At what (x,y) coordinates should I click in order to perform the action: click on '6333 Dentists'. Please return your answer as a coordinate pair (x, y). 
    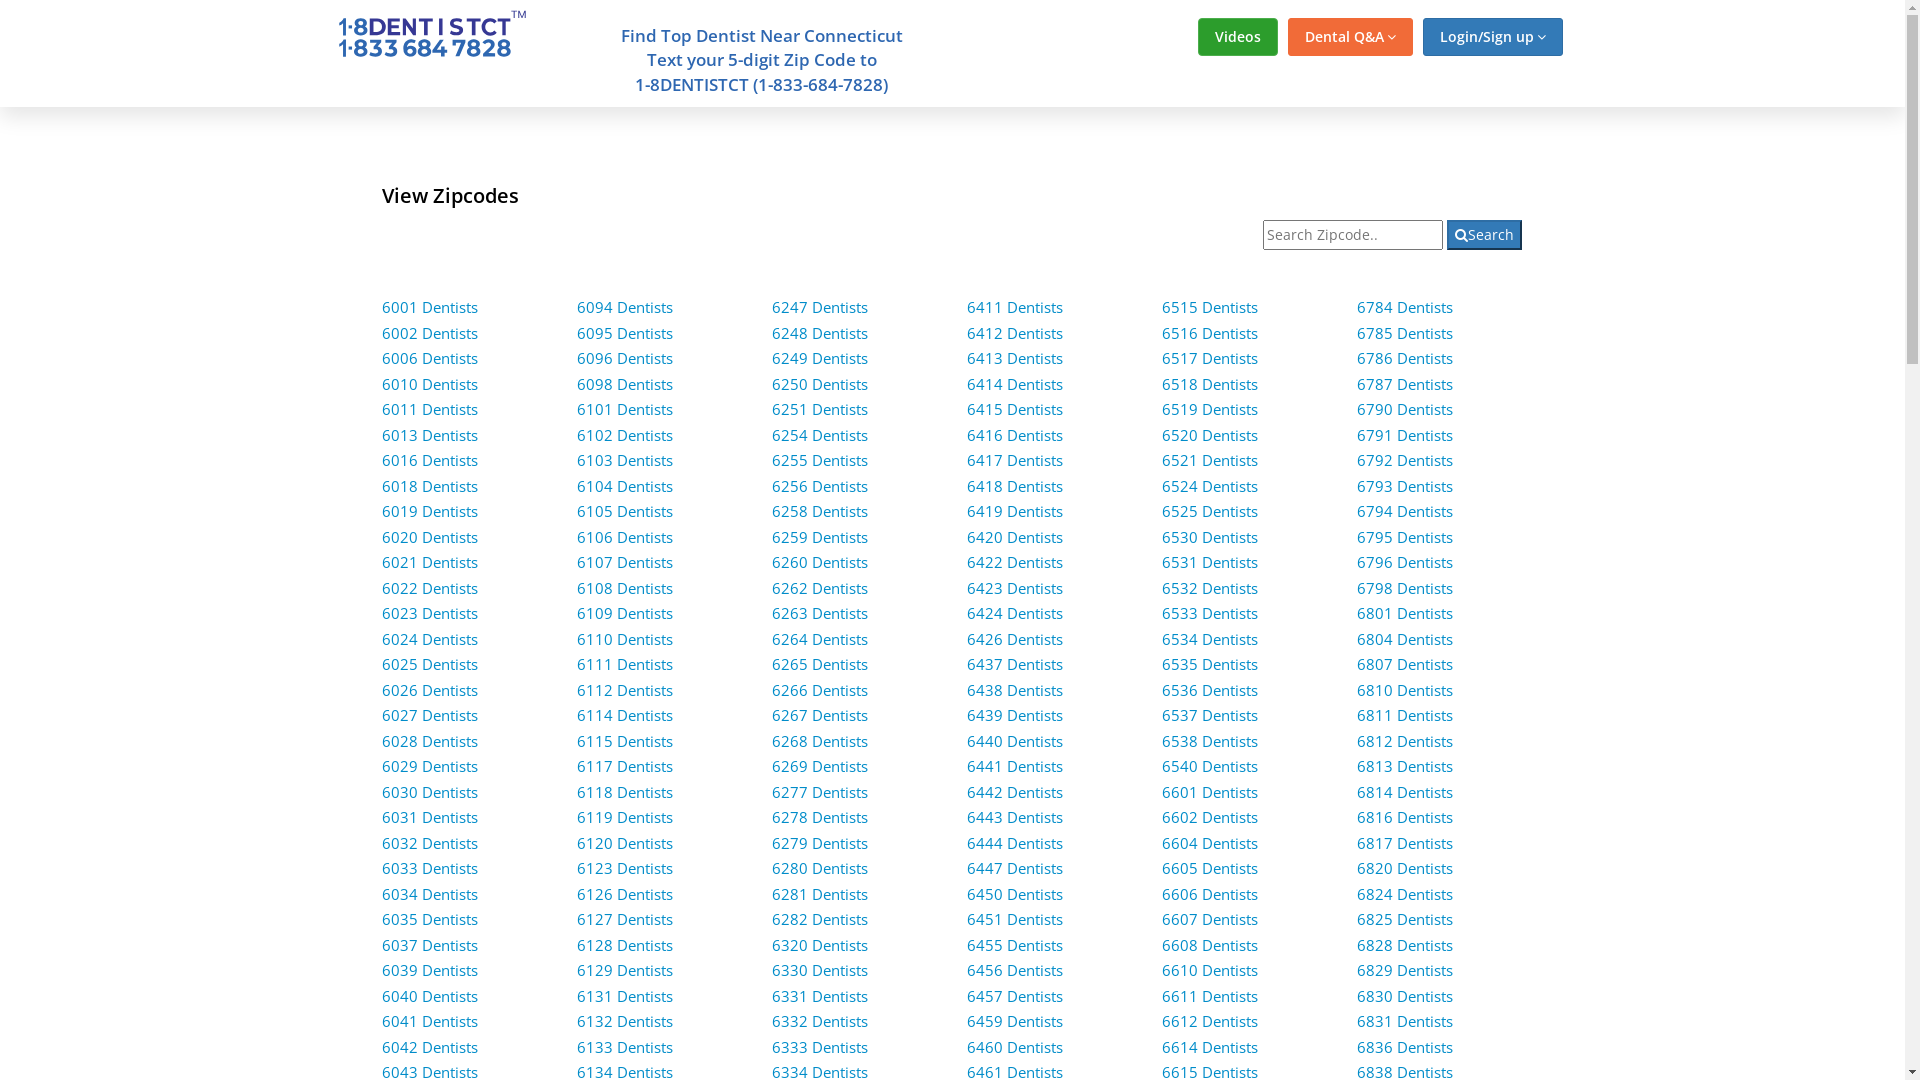
    Looking at the image, I should click on (820, 1045).